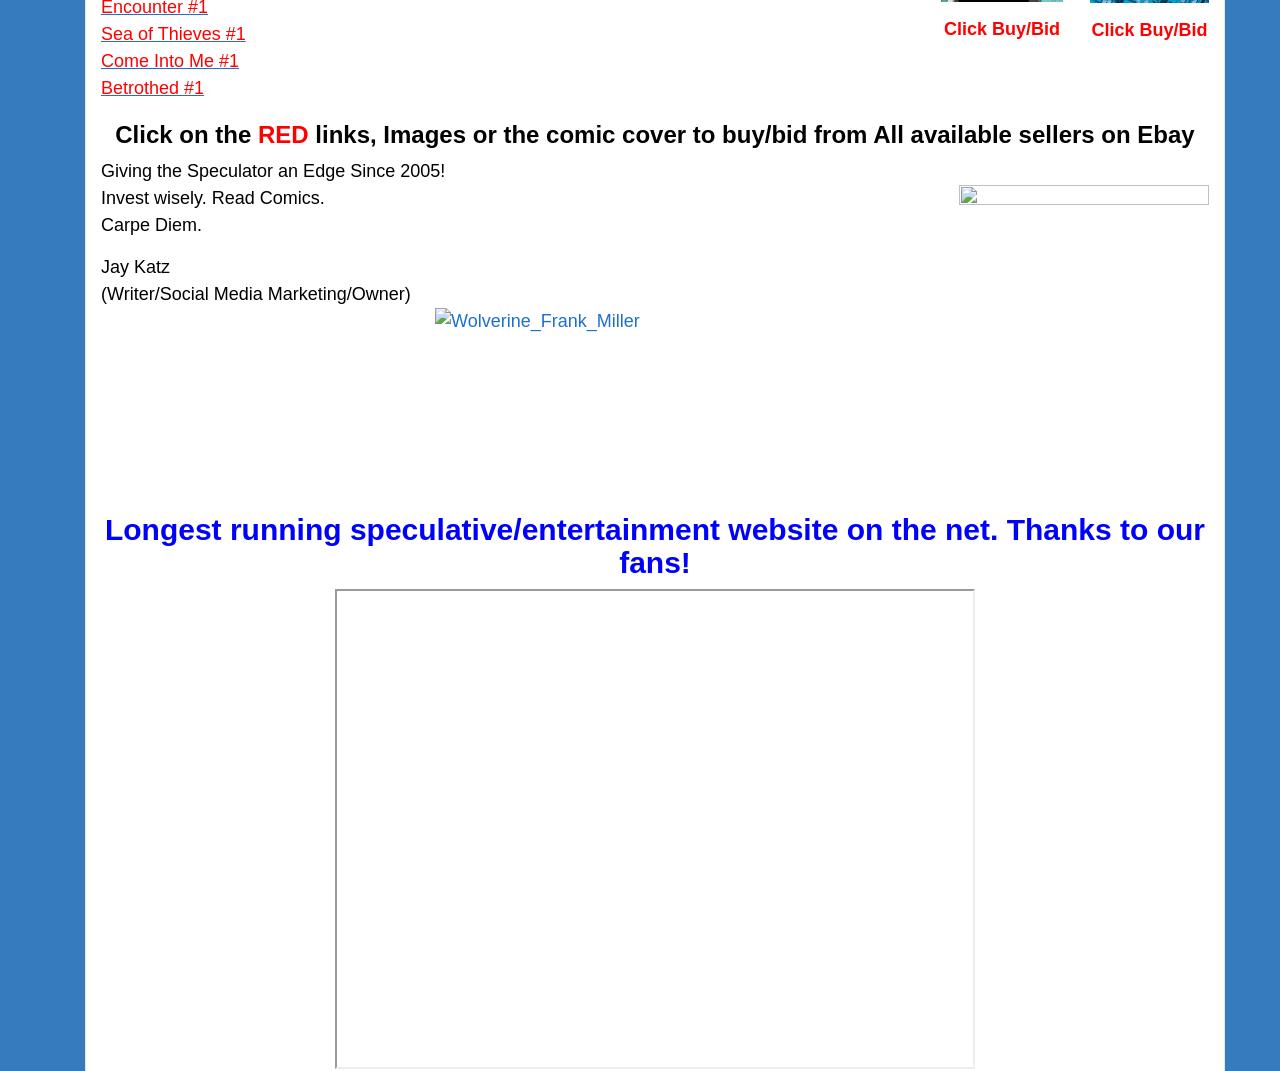 This screenshot has height=1071, width=1280. What do you see at coordinates (99, 293) in the screenshot?
I see `'(Writer/Social Media Marketing/Owner)'` at bounding box center [99, 293].